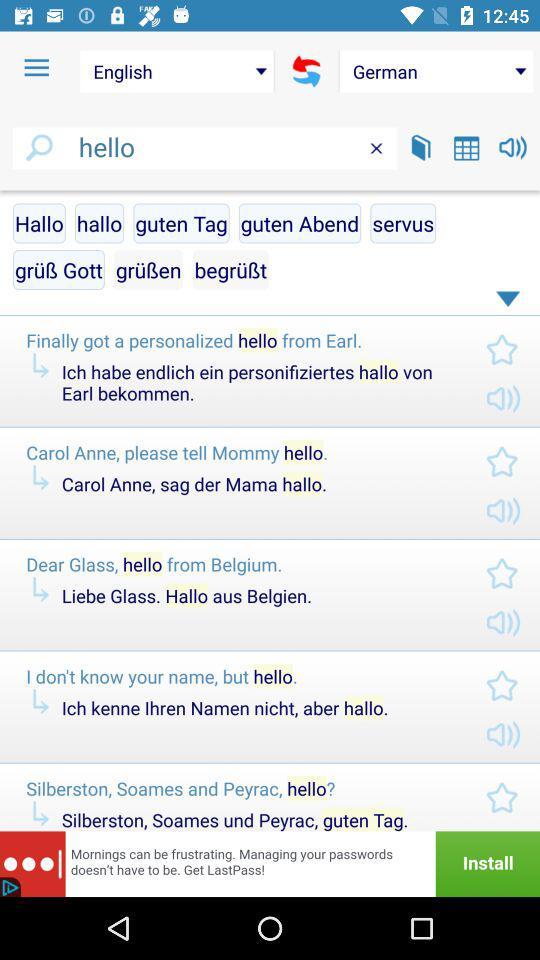 This screenshot has width=540, height=960. Describe the element at coordinates (270, 863) in the screenshot. I see `advertisement` at that location.